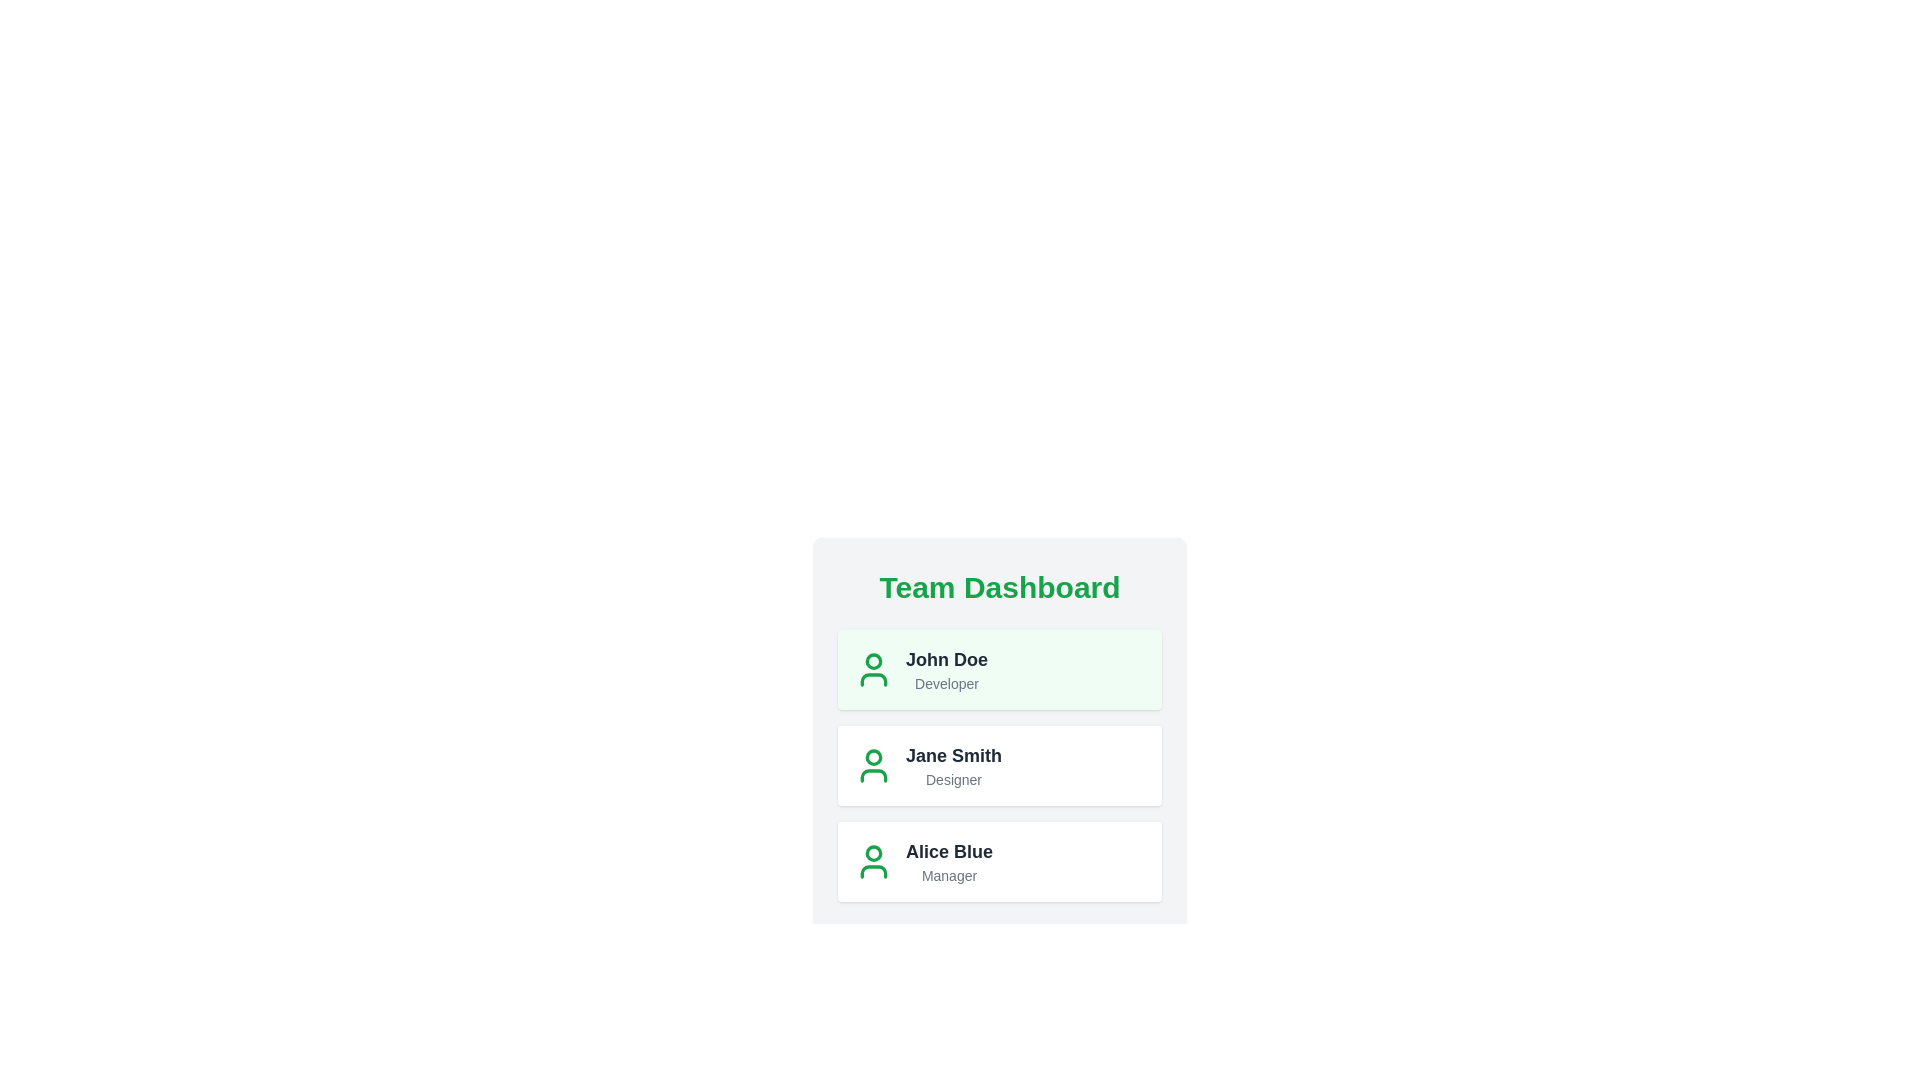  I want to click on the text label 'Manager' which is styled in a small gray font and located below 'Alice Blue' in the Team Dashboard section, so click(948, 874).